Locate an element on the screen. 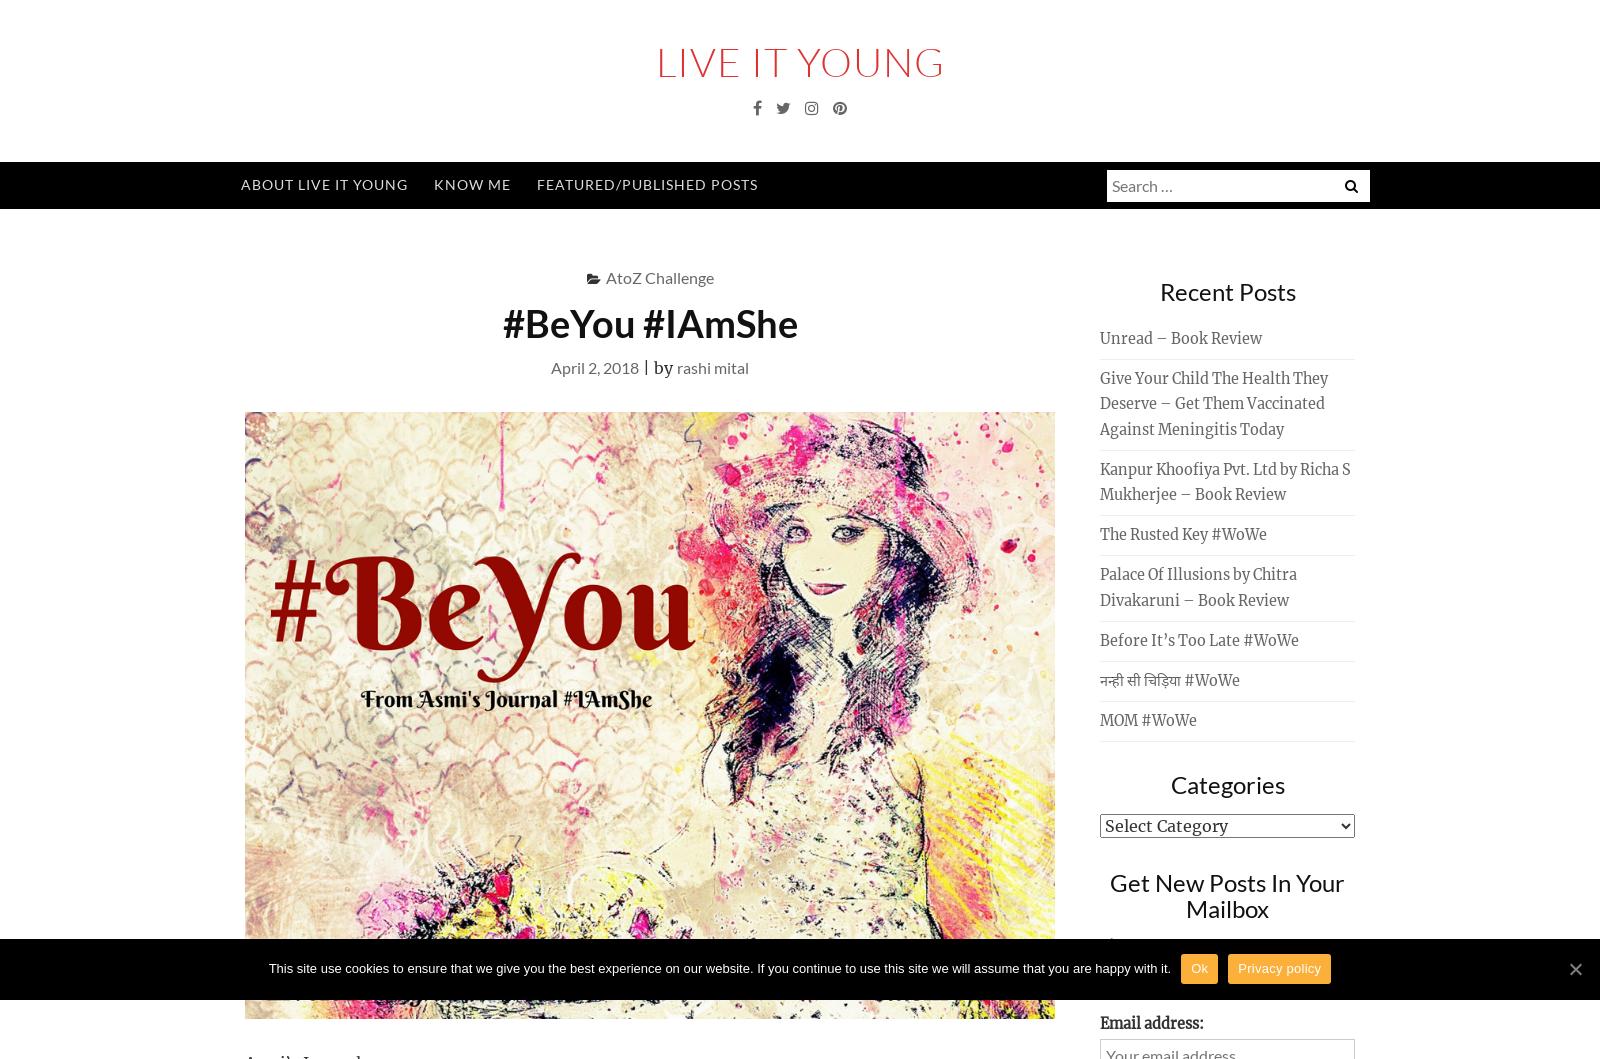 The width and height of the screenshot is (1600, 1059). 'MOM  #WoWe' is located at coordinates (1148, 720).